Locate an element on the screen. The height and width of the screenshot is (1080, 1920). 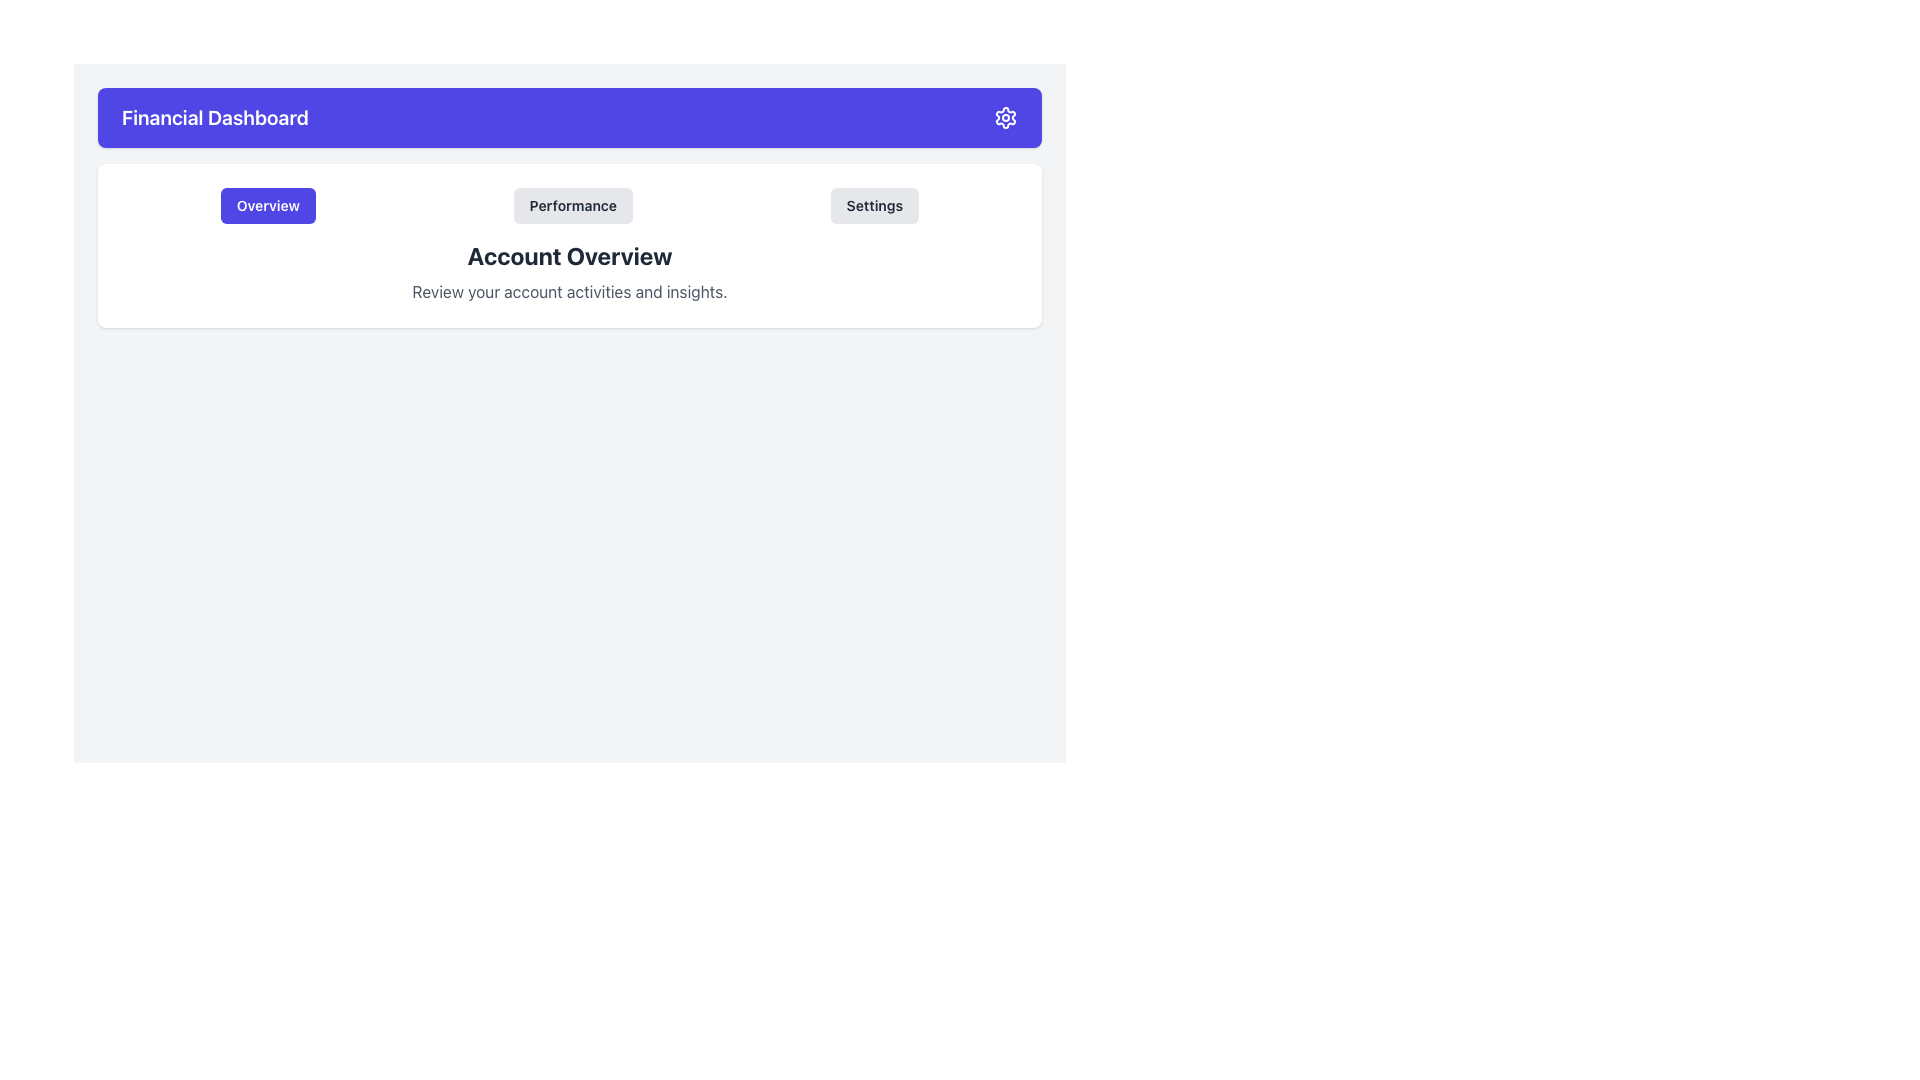
the static text element that provides guidance about reviewing account details, located directly below the 'Account Overview' title is located at coordinates (569, 292).